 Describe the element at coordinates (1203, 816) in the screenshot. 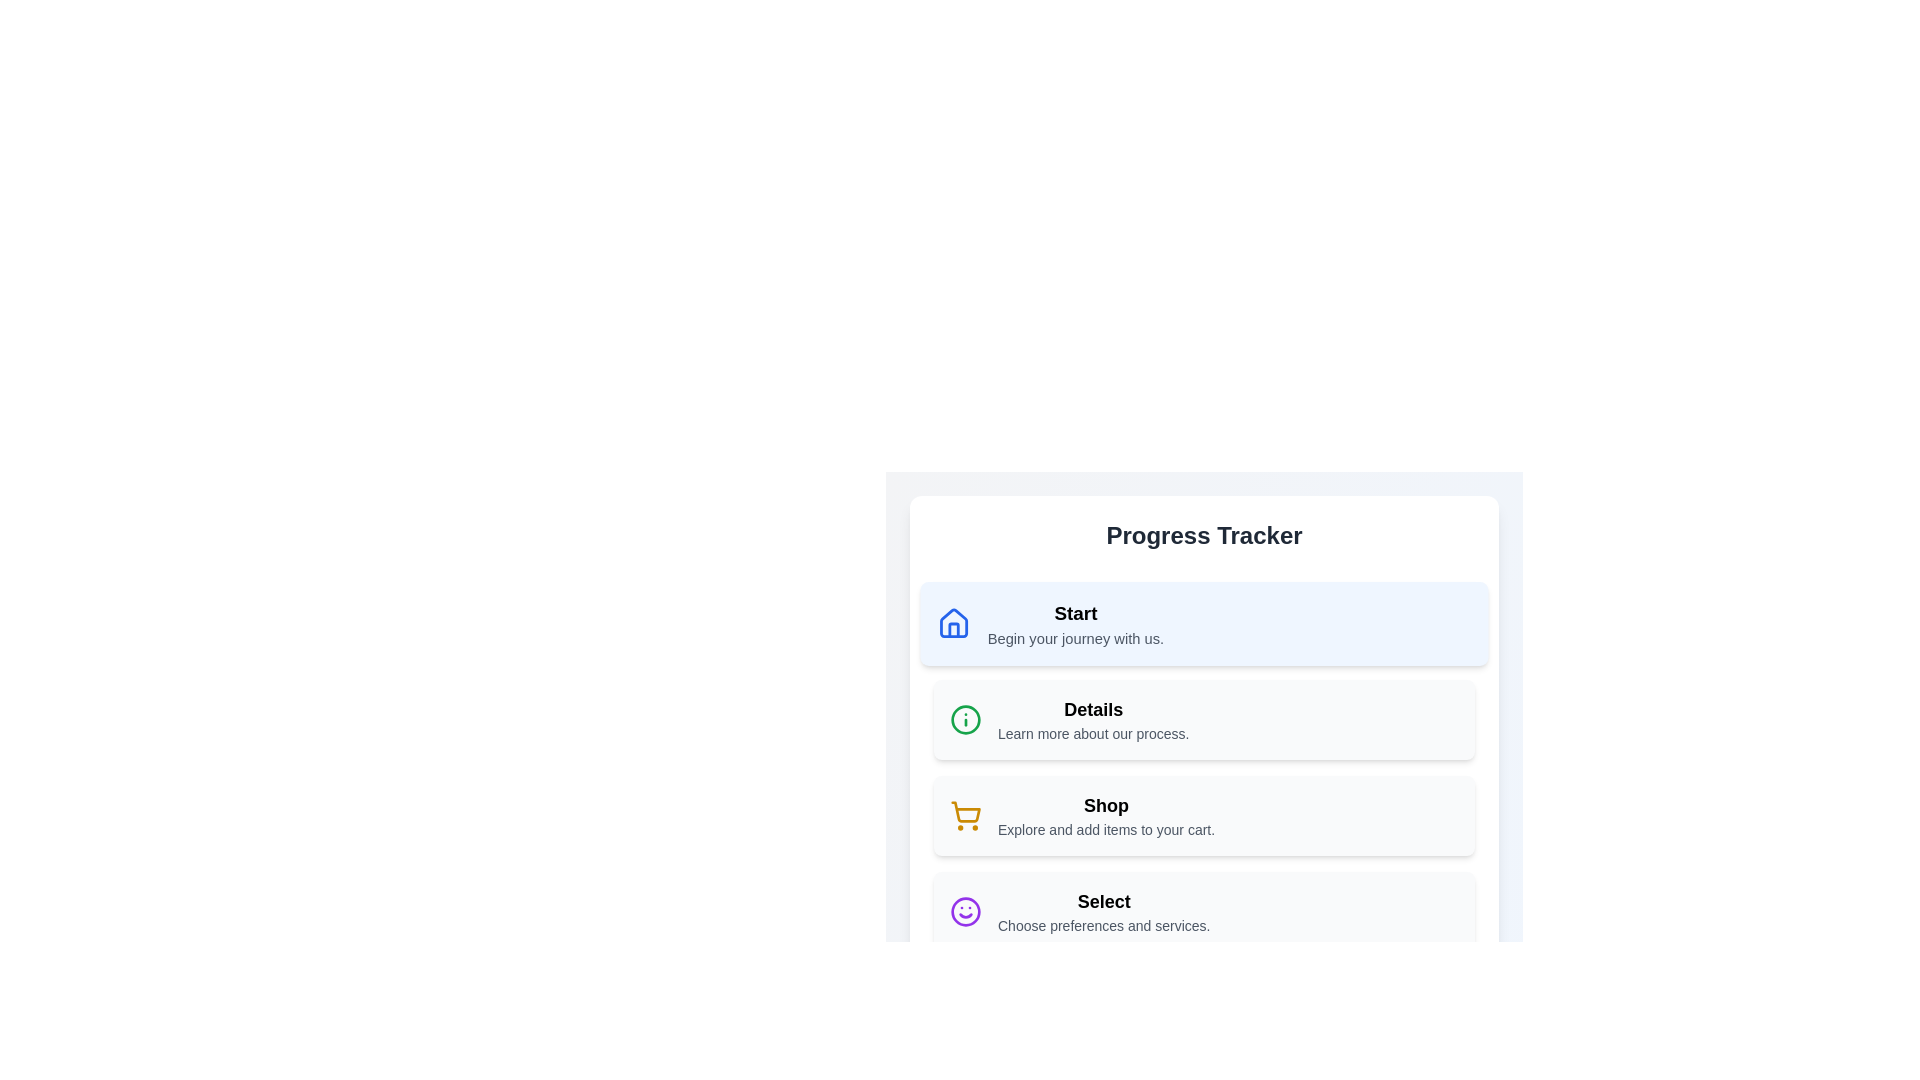

I see `the 'Shop' step panel in the multi-step progress tracker interface` at that location.